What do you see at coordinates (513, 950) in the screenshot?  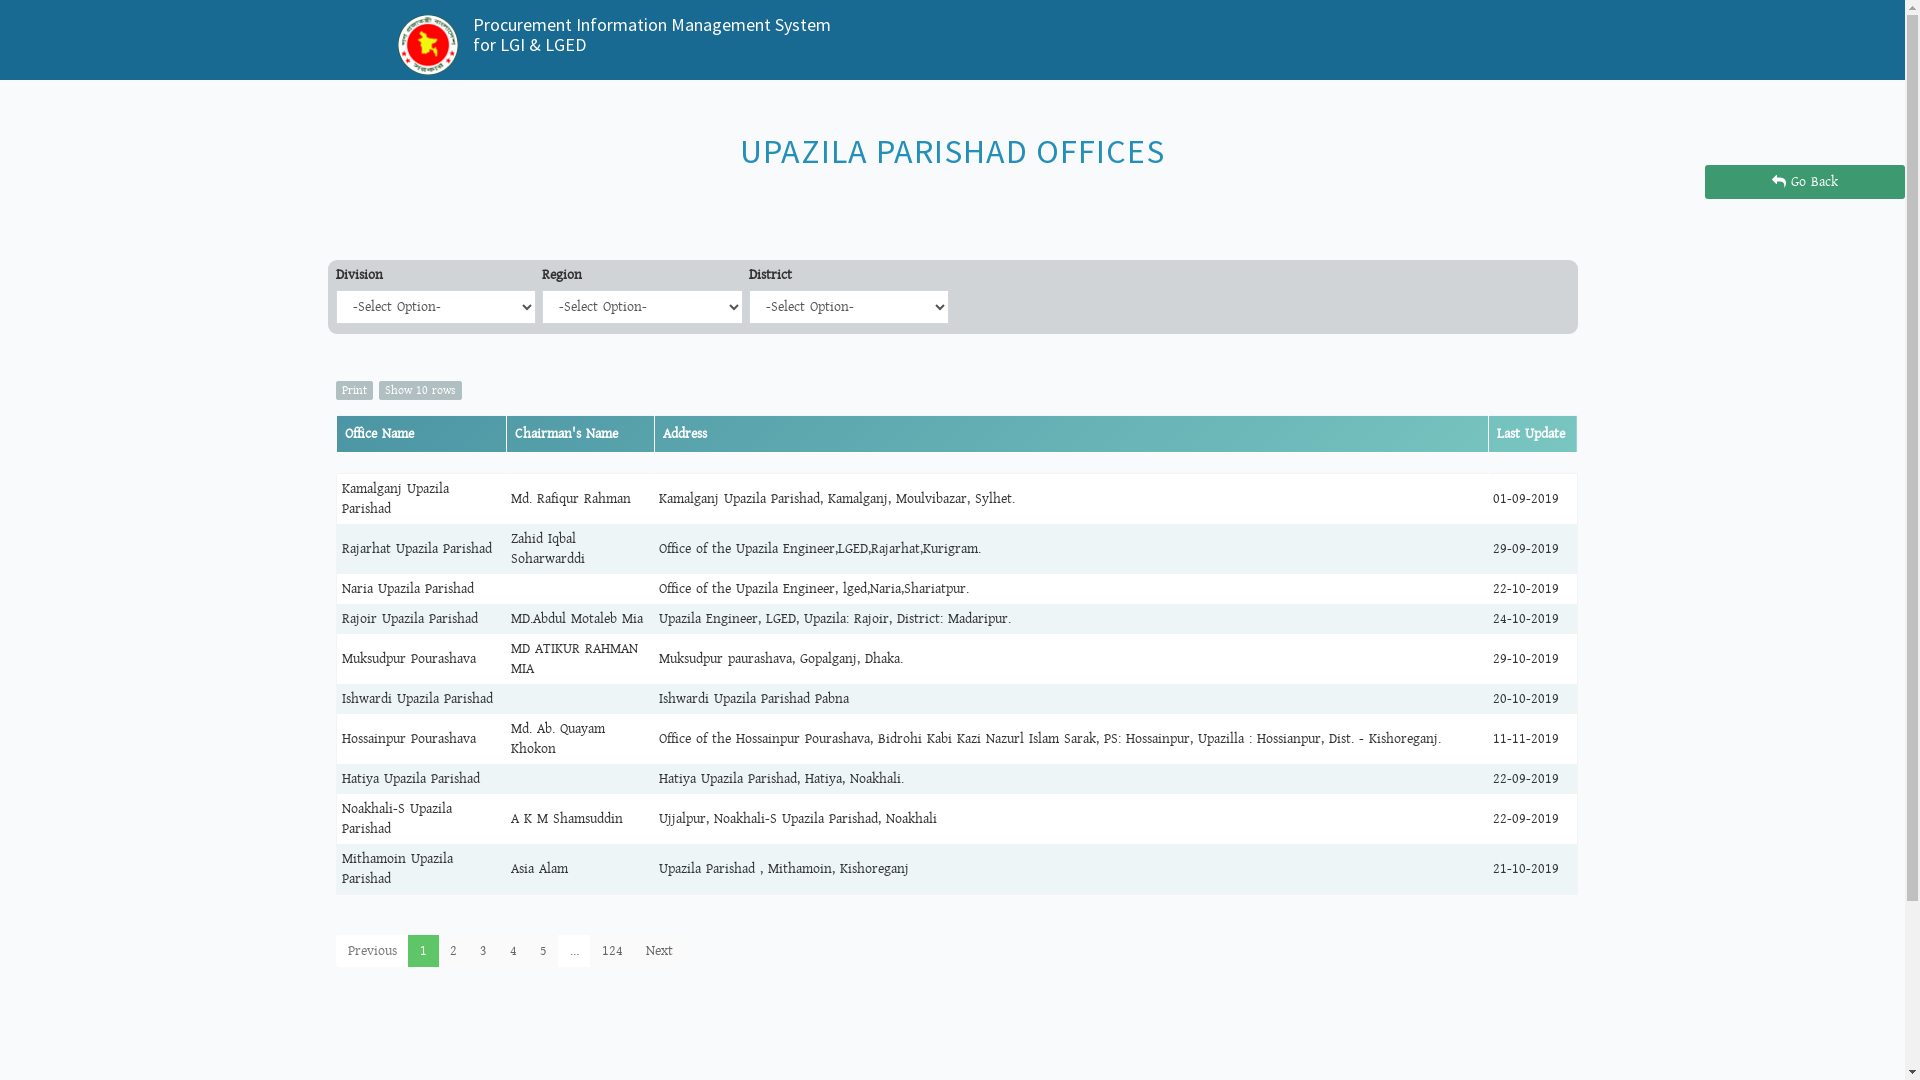 I see `'4'` at bounding box center [513, 950].